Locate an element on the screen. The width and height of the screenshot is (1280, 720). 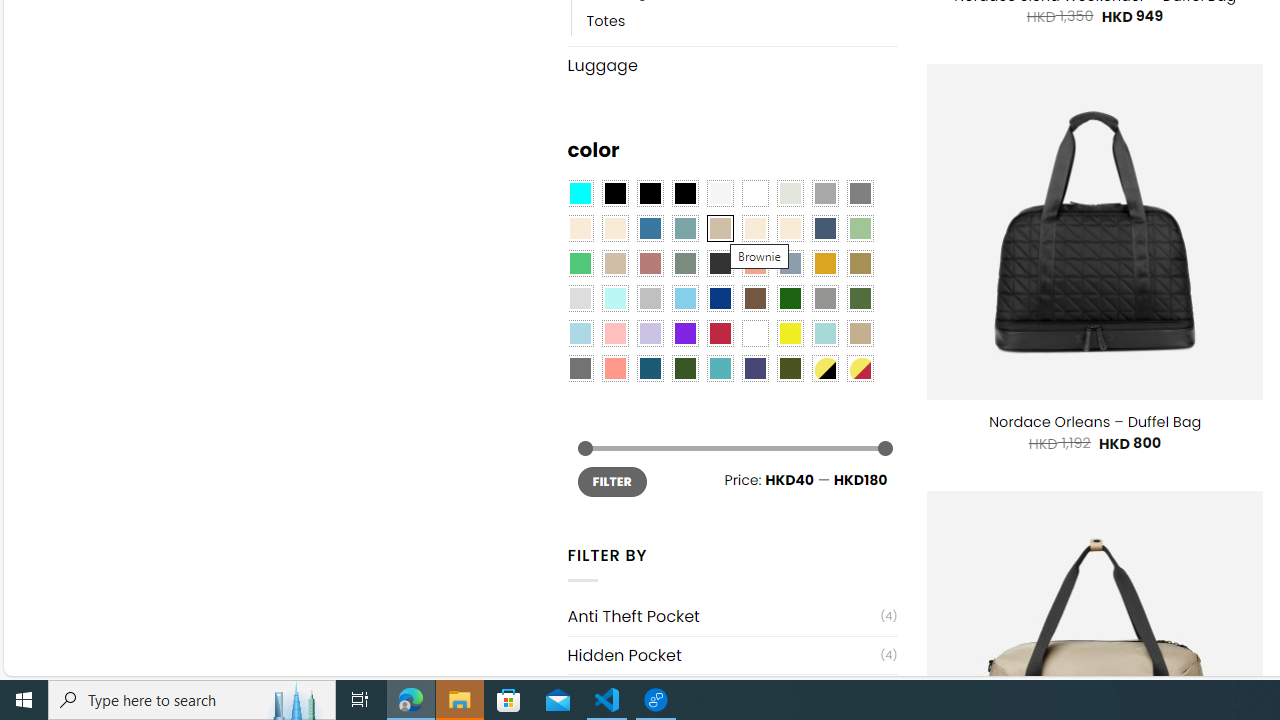
'Yellow' is located at coordinates (788, 333).